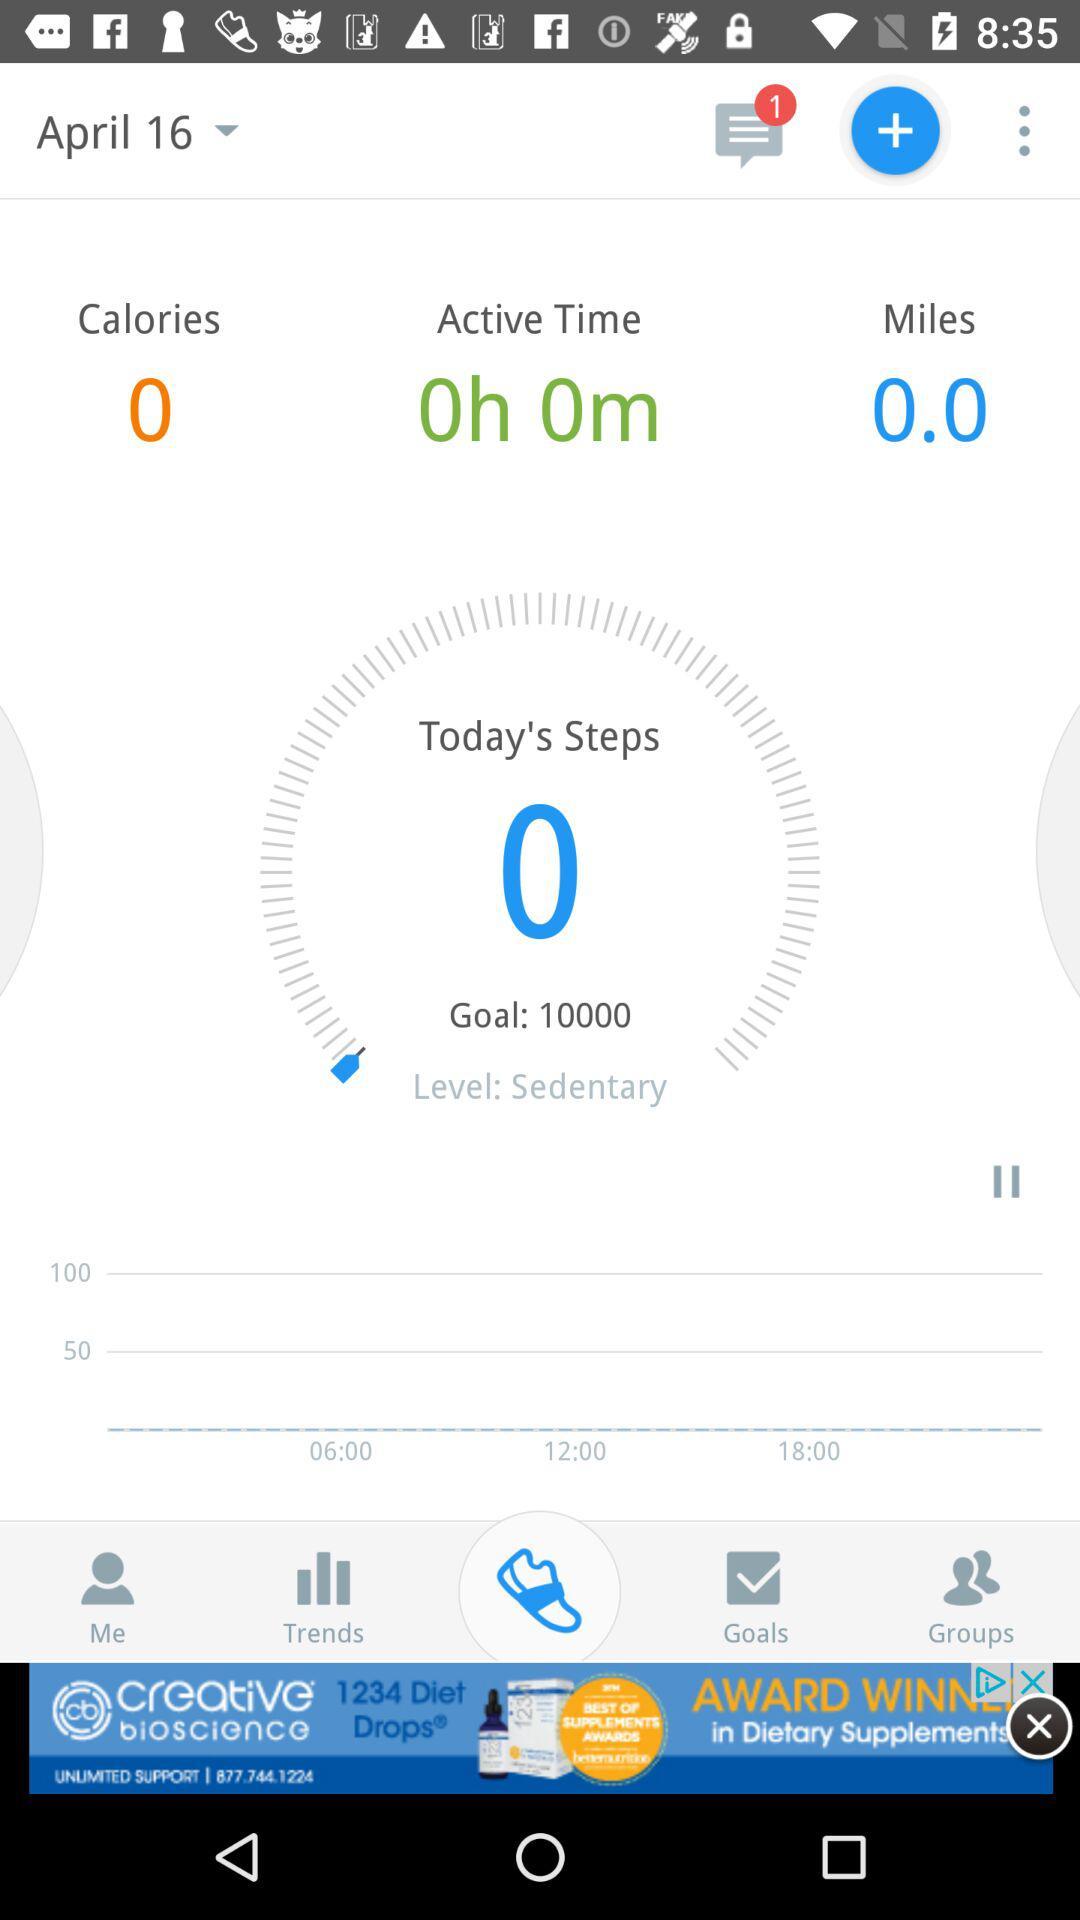 The width and height of the screenshot is (1080, 1920). What do you see at coordinates (970, 1577) in the screenshot?
I see `the avatar icon` at bounding box center [970, 1577].